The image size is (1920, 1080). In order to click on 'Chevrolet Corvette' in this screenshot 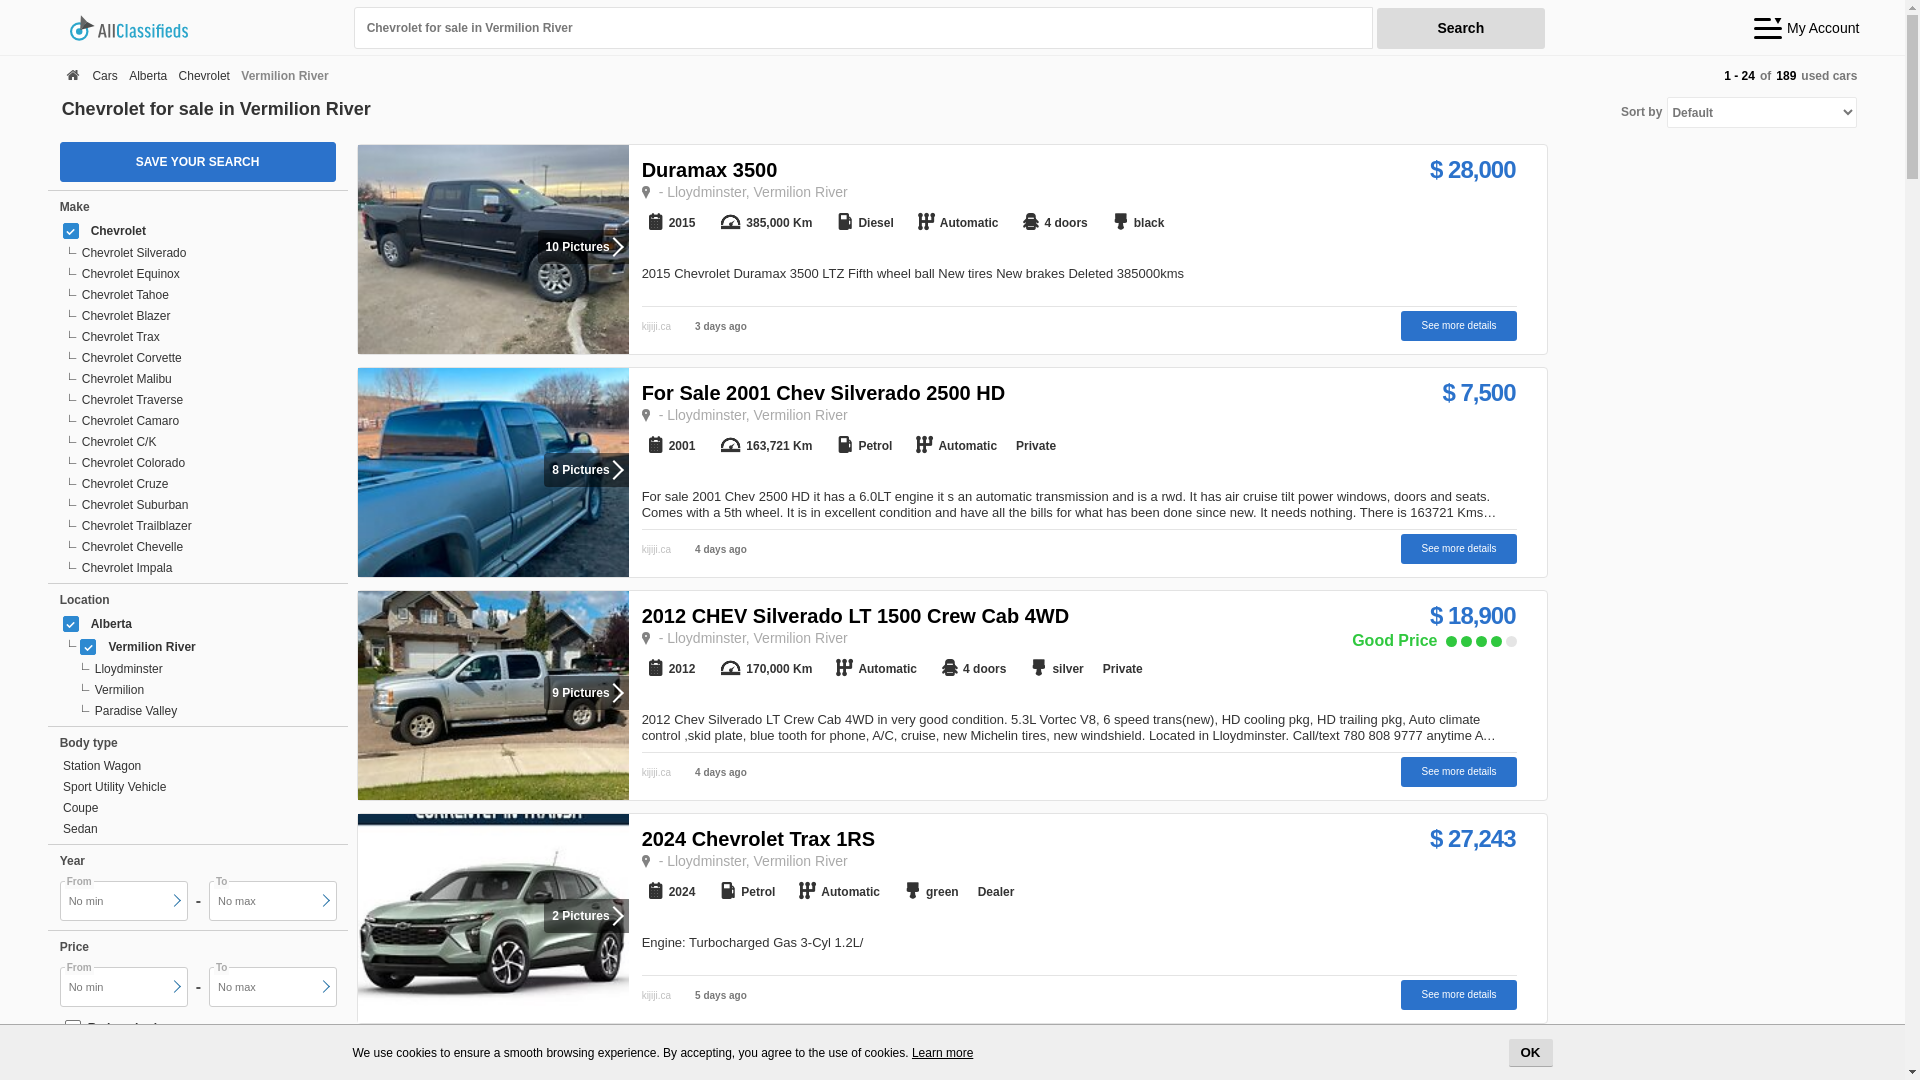, I will do `click(77, 357)`.